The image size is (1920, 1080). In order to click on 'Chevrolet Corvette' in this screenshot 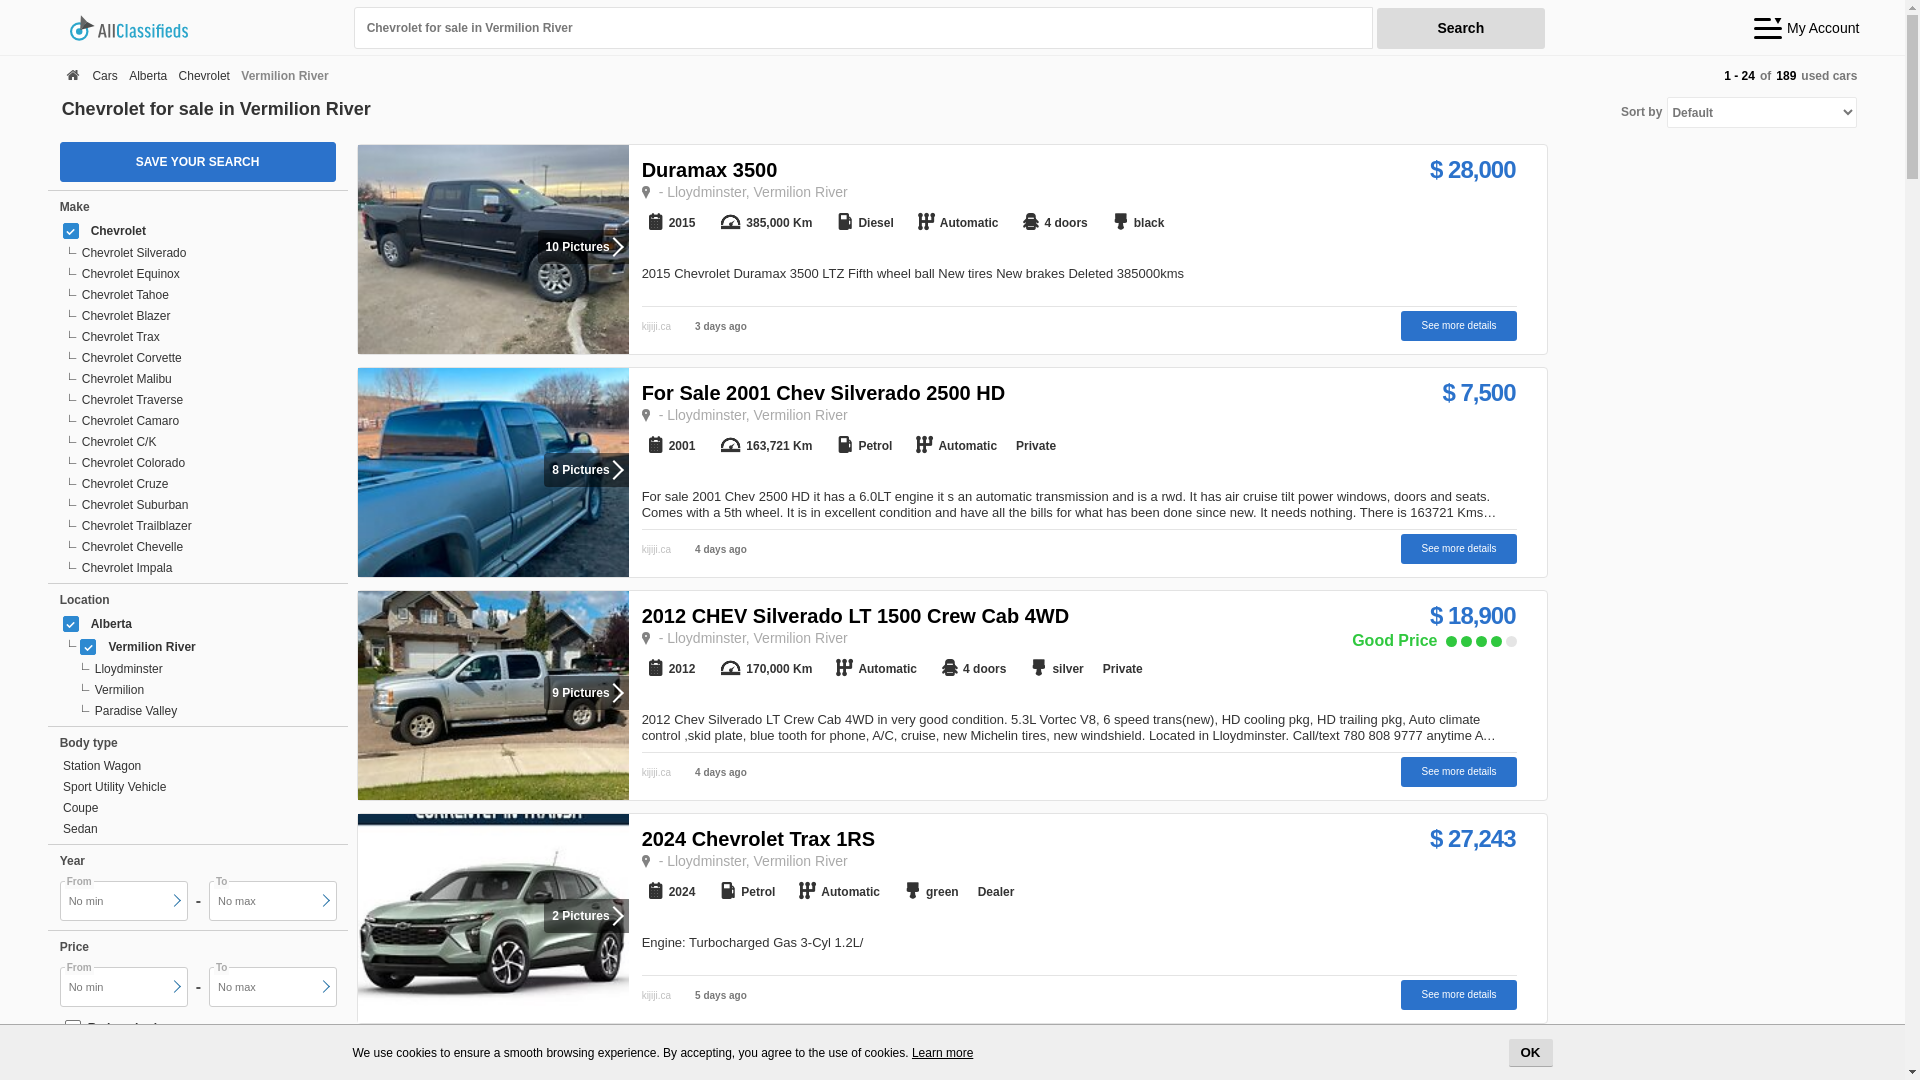, I will do `click(77, 357)`.